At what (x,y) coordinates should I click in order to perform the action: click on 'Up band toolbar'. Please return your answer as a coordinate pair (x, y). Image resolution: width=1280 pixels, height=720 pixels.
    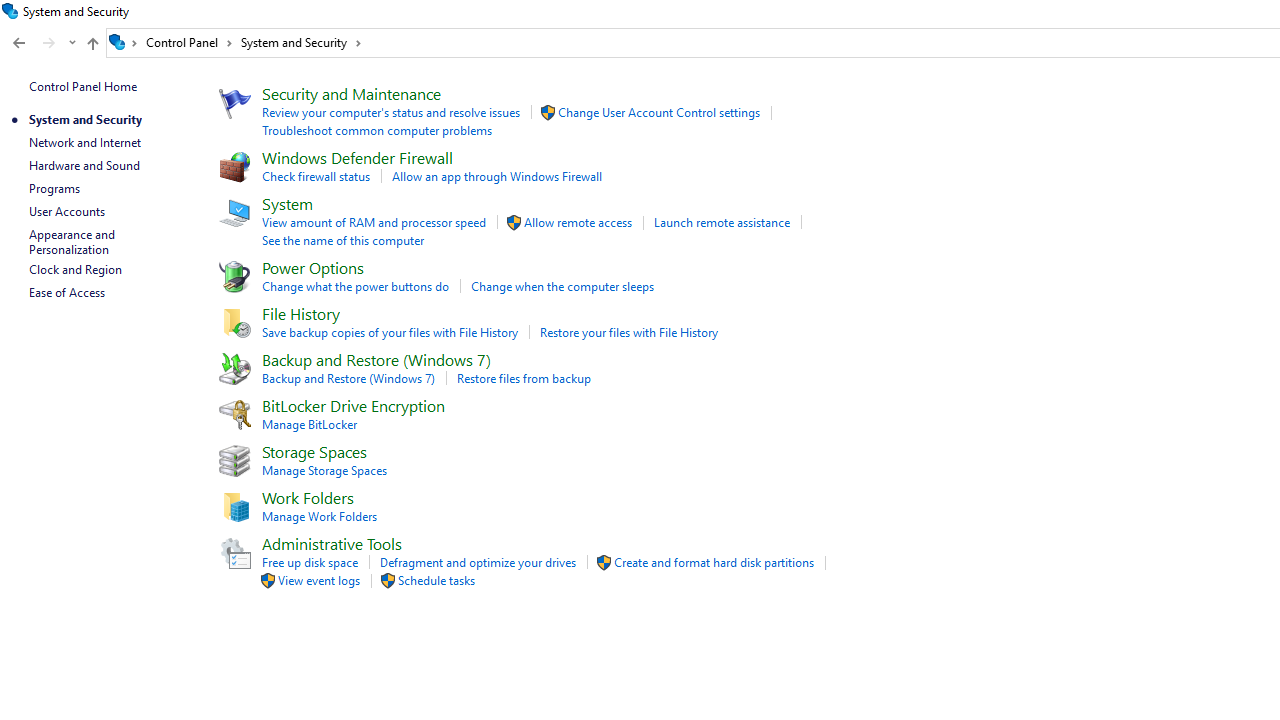
    Looking at the image, I should click on (91, 45).